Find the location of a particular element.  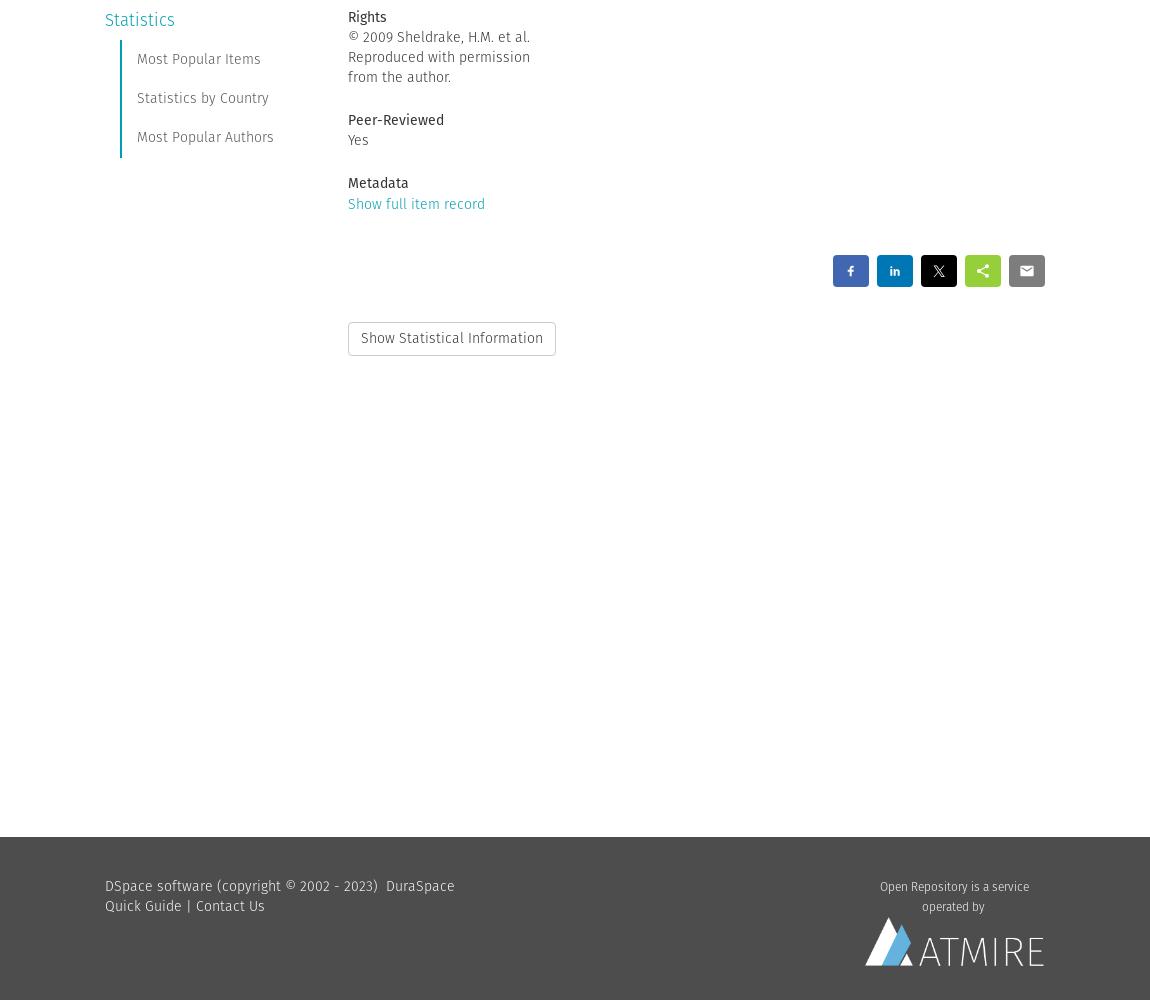

'Show full item record' is located at coordinates (415, 202).